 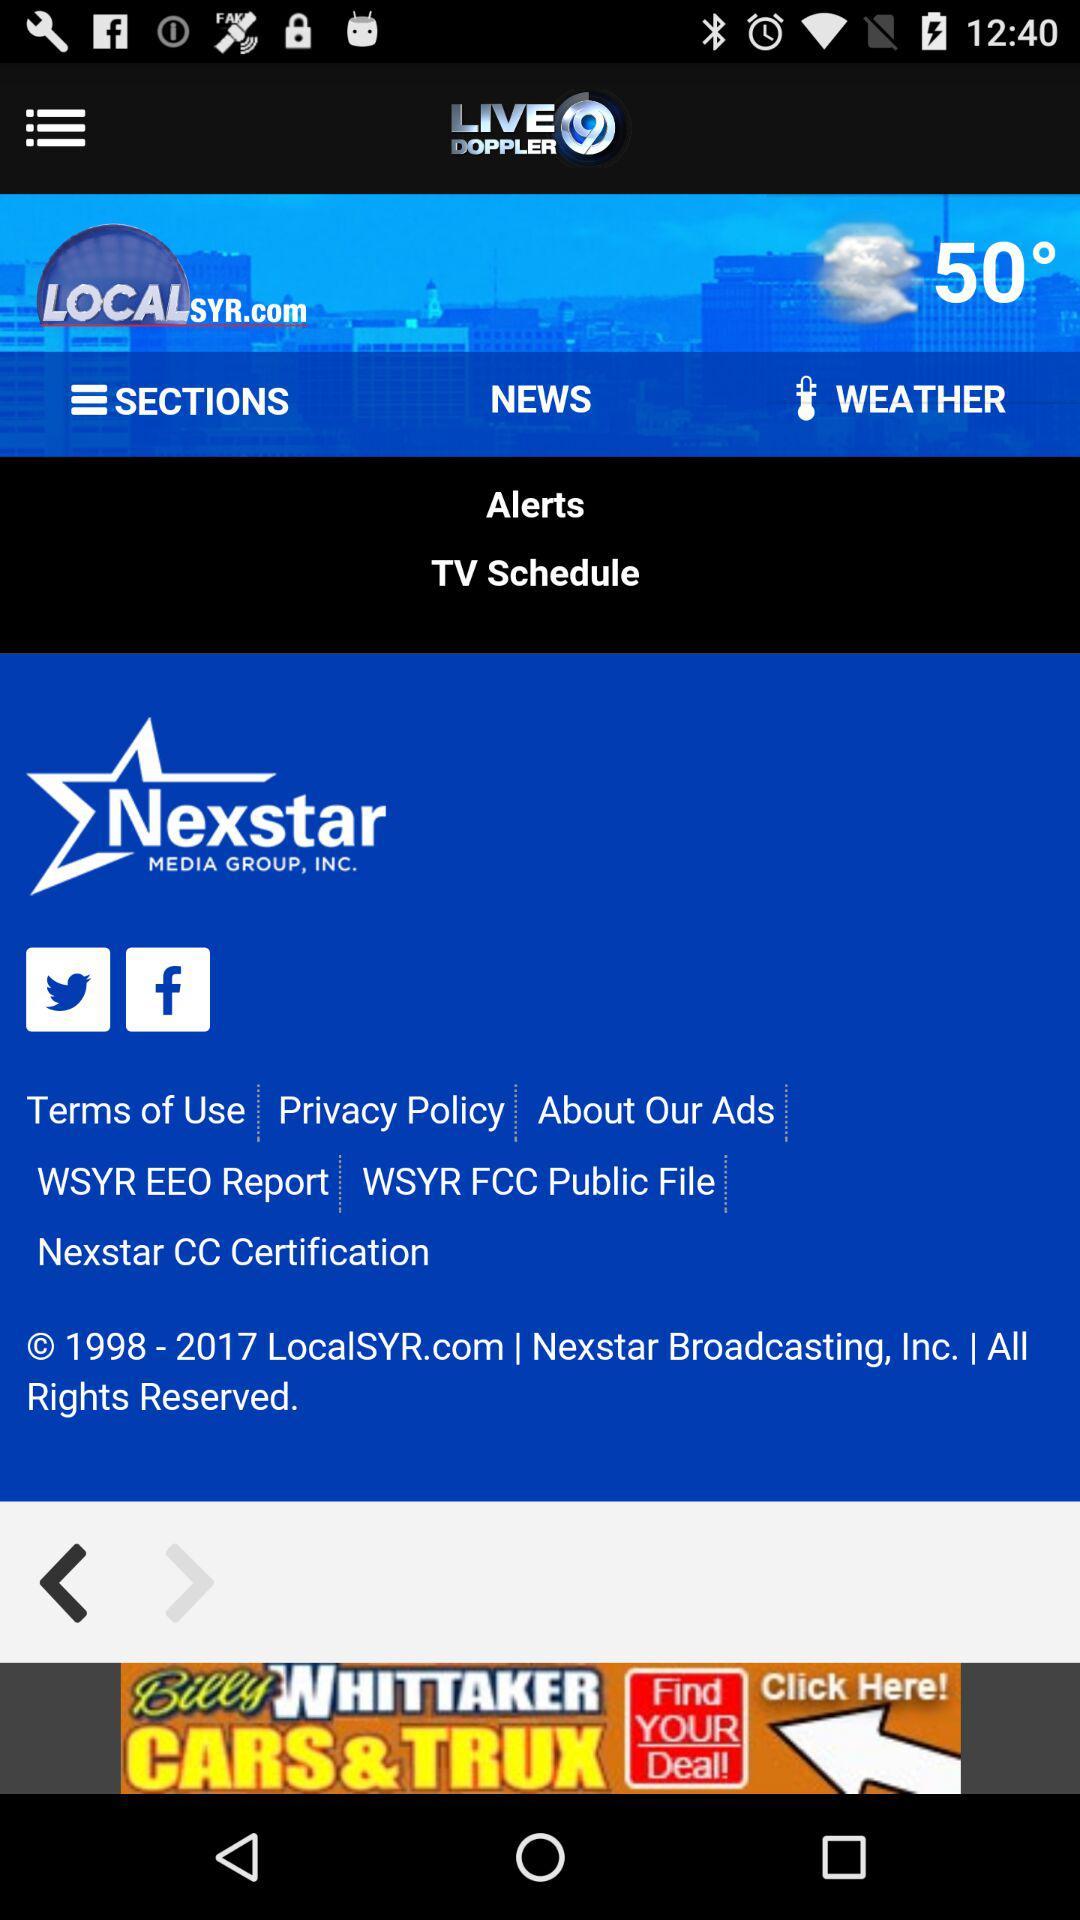 I want to click on advertisement, so click(x=540, y=1727).